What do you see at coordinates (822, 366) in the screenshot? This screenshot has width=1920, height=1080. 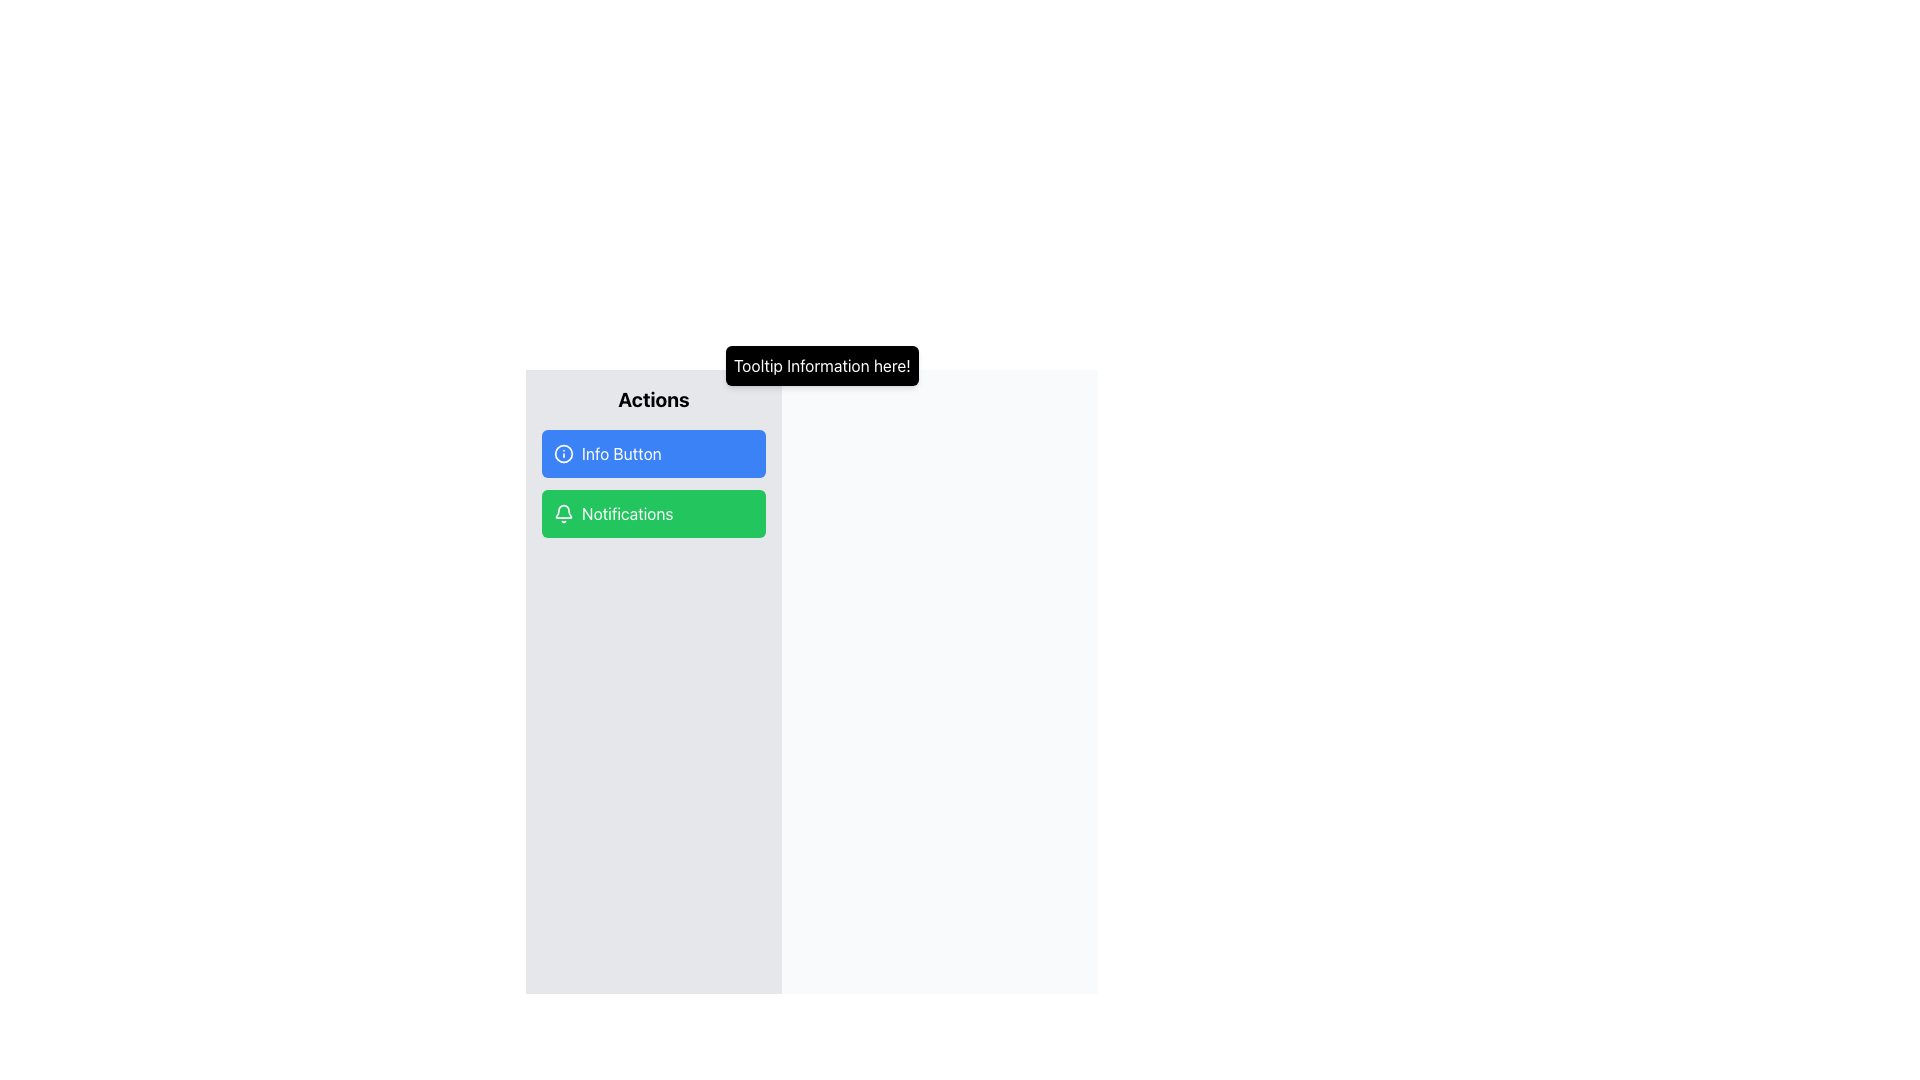 I see `text content from the Tooltip overlay displaying 'Tooltip Information here!' positioned above the 'Info Button'` at bounding box center [822, 366].